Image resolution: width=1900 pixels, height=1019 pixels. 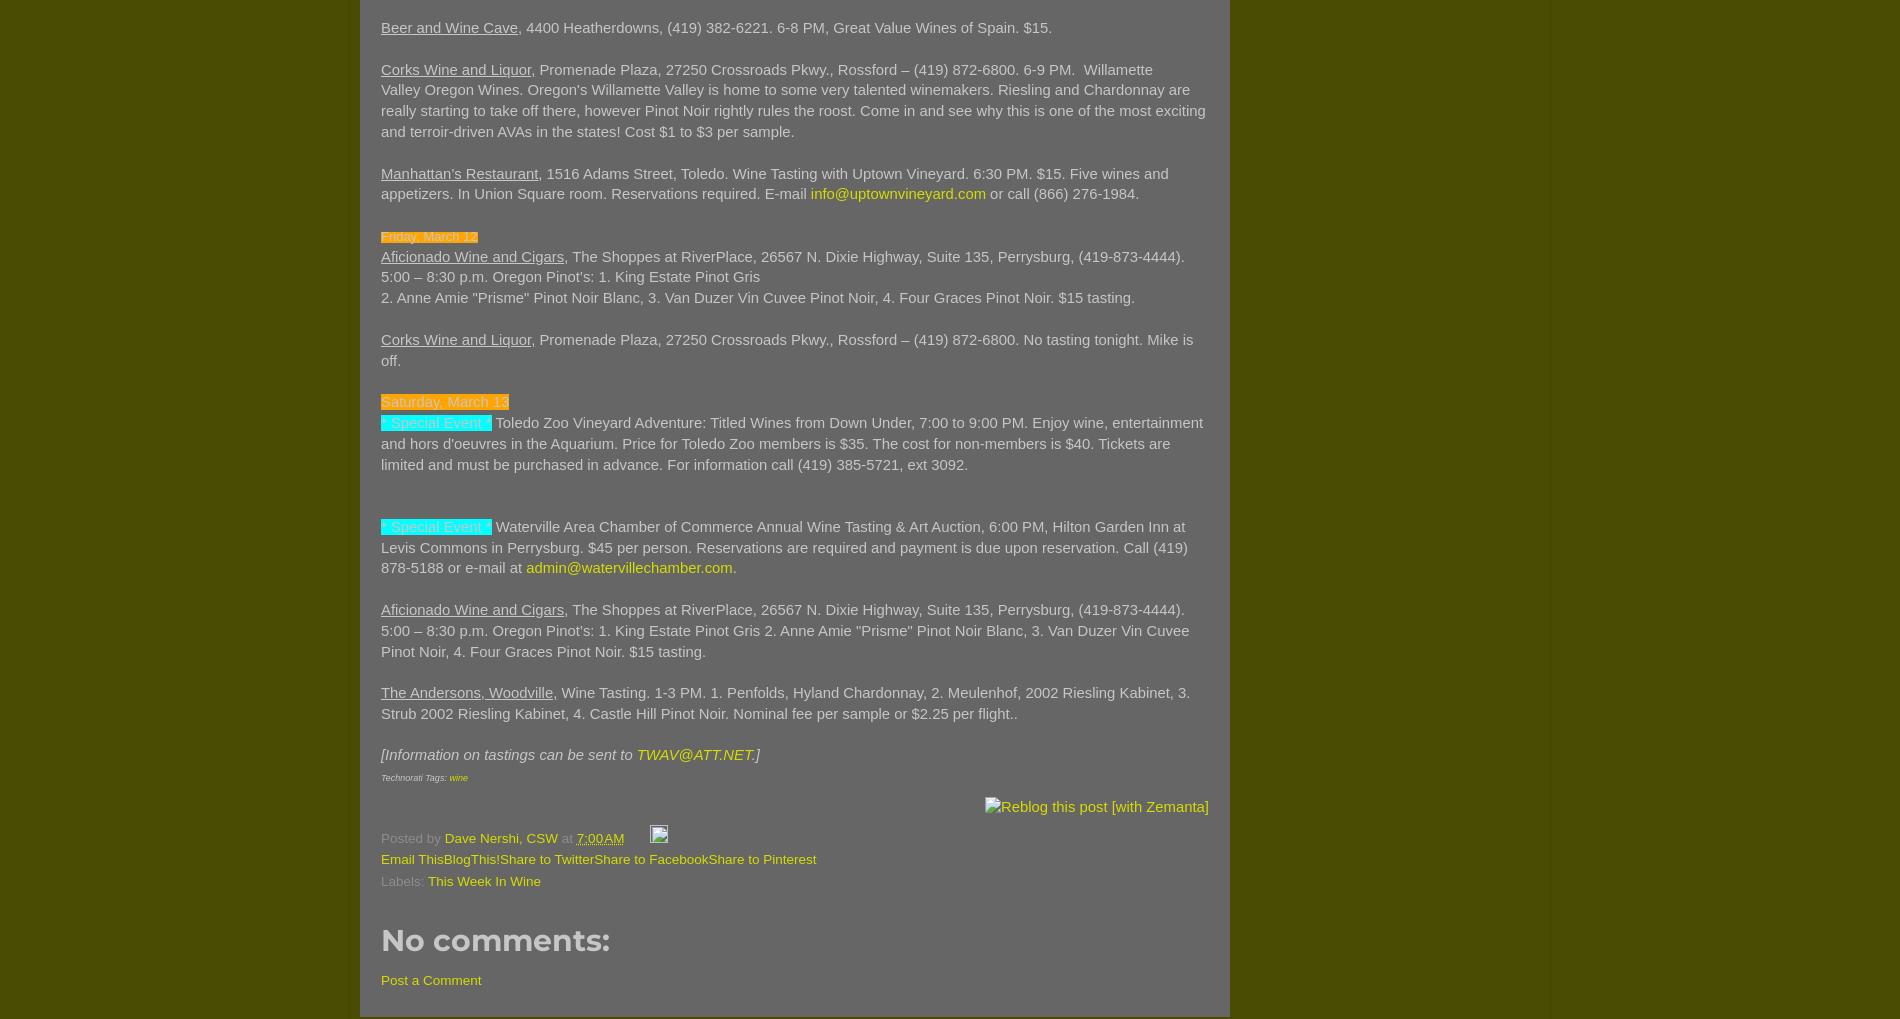 What do you see at coordinates (896, 193) in the screenshot?
I see `'info@uptownvineyard.com'` at bounding box center [896, 193].